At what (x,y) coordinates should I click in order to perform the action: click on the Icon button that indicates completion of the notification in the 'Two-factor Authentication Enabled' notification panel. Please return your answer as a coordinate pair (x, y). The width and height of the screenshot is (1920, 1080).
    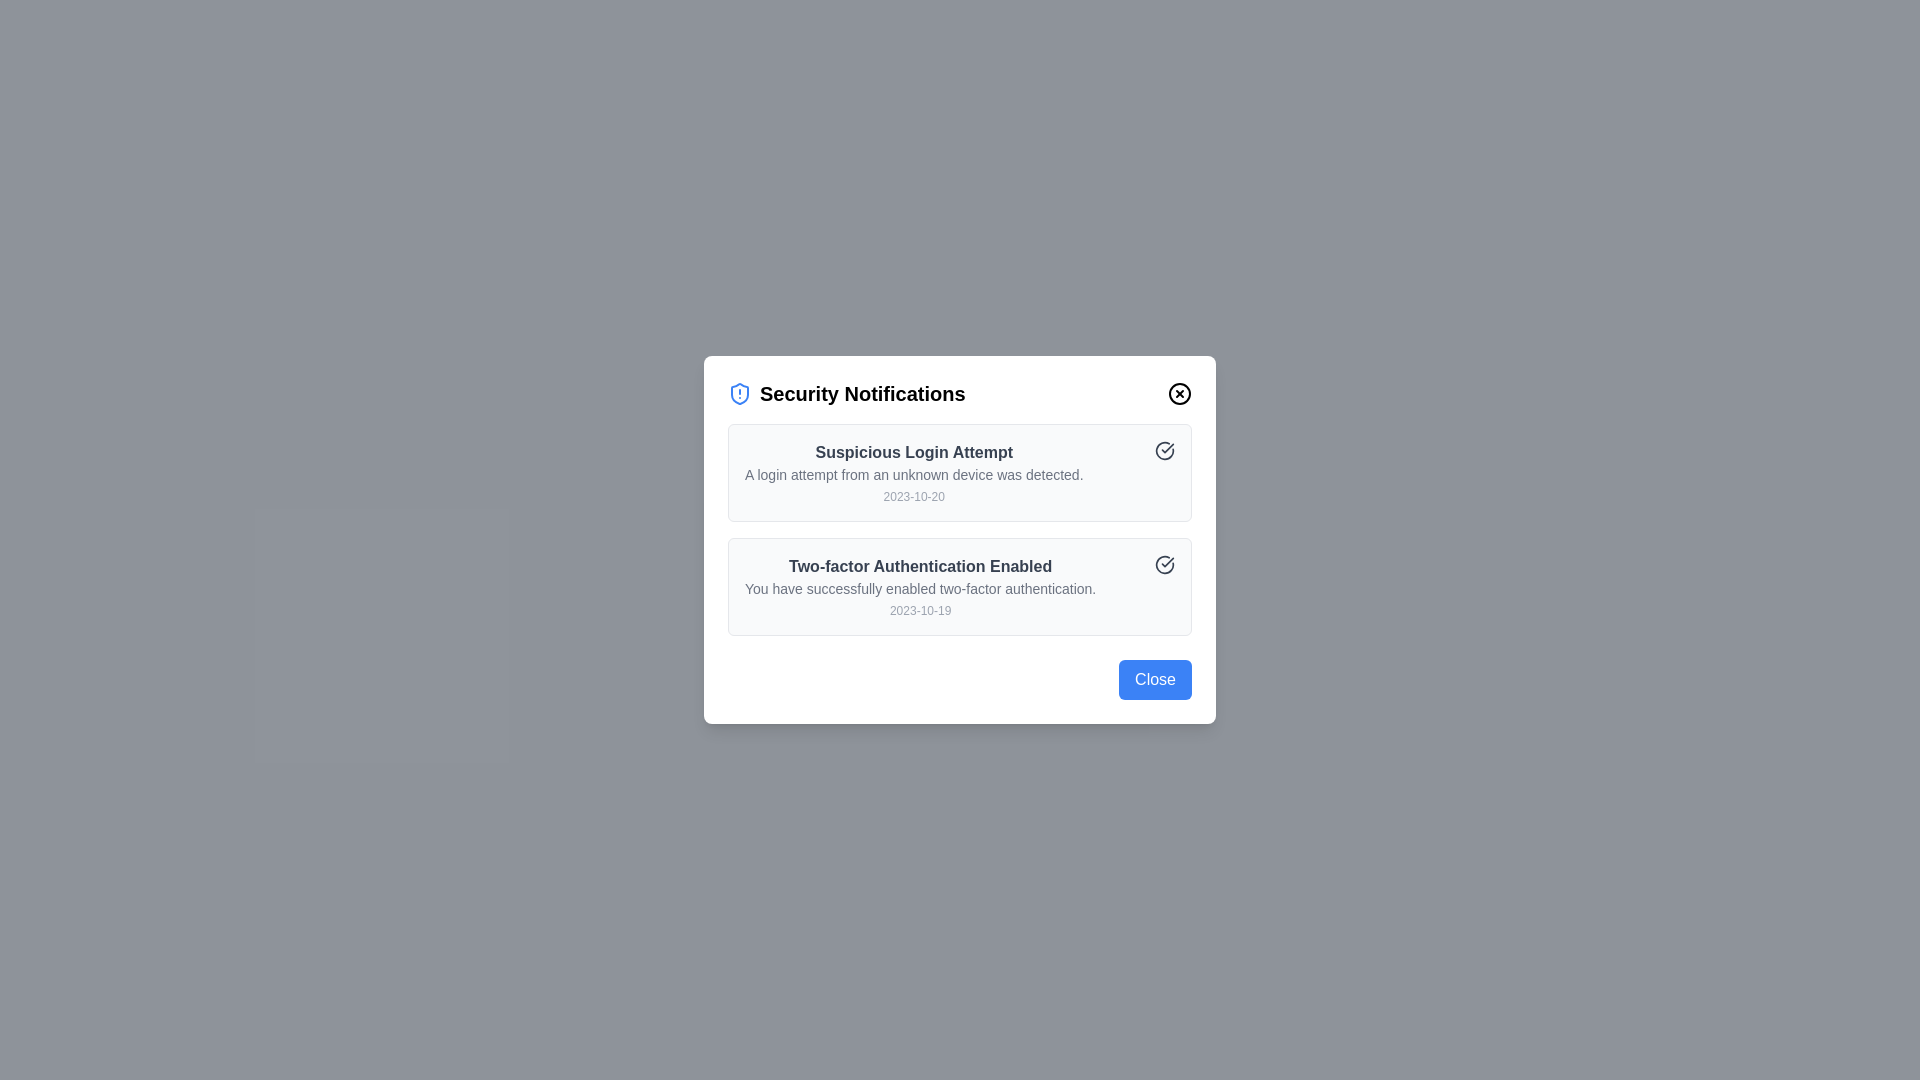
    Looking at the image, I should click on (1165, 564).